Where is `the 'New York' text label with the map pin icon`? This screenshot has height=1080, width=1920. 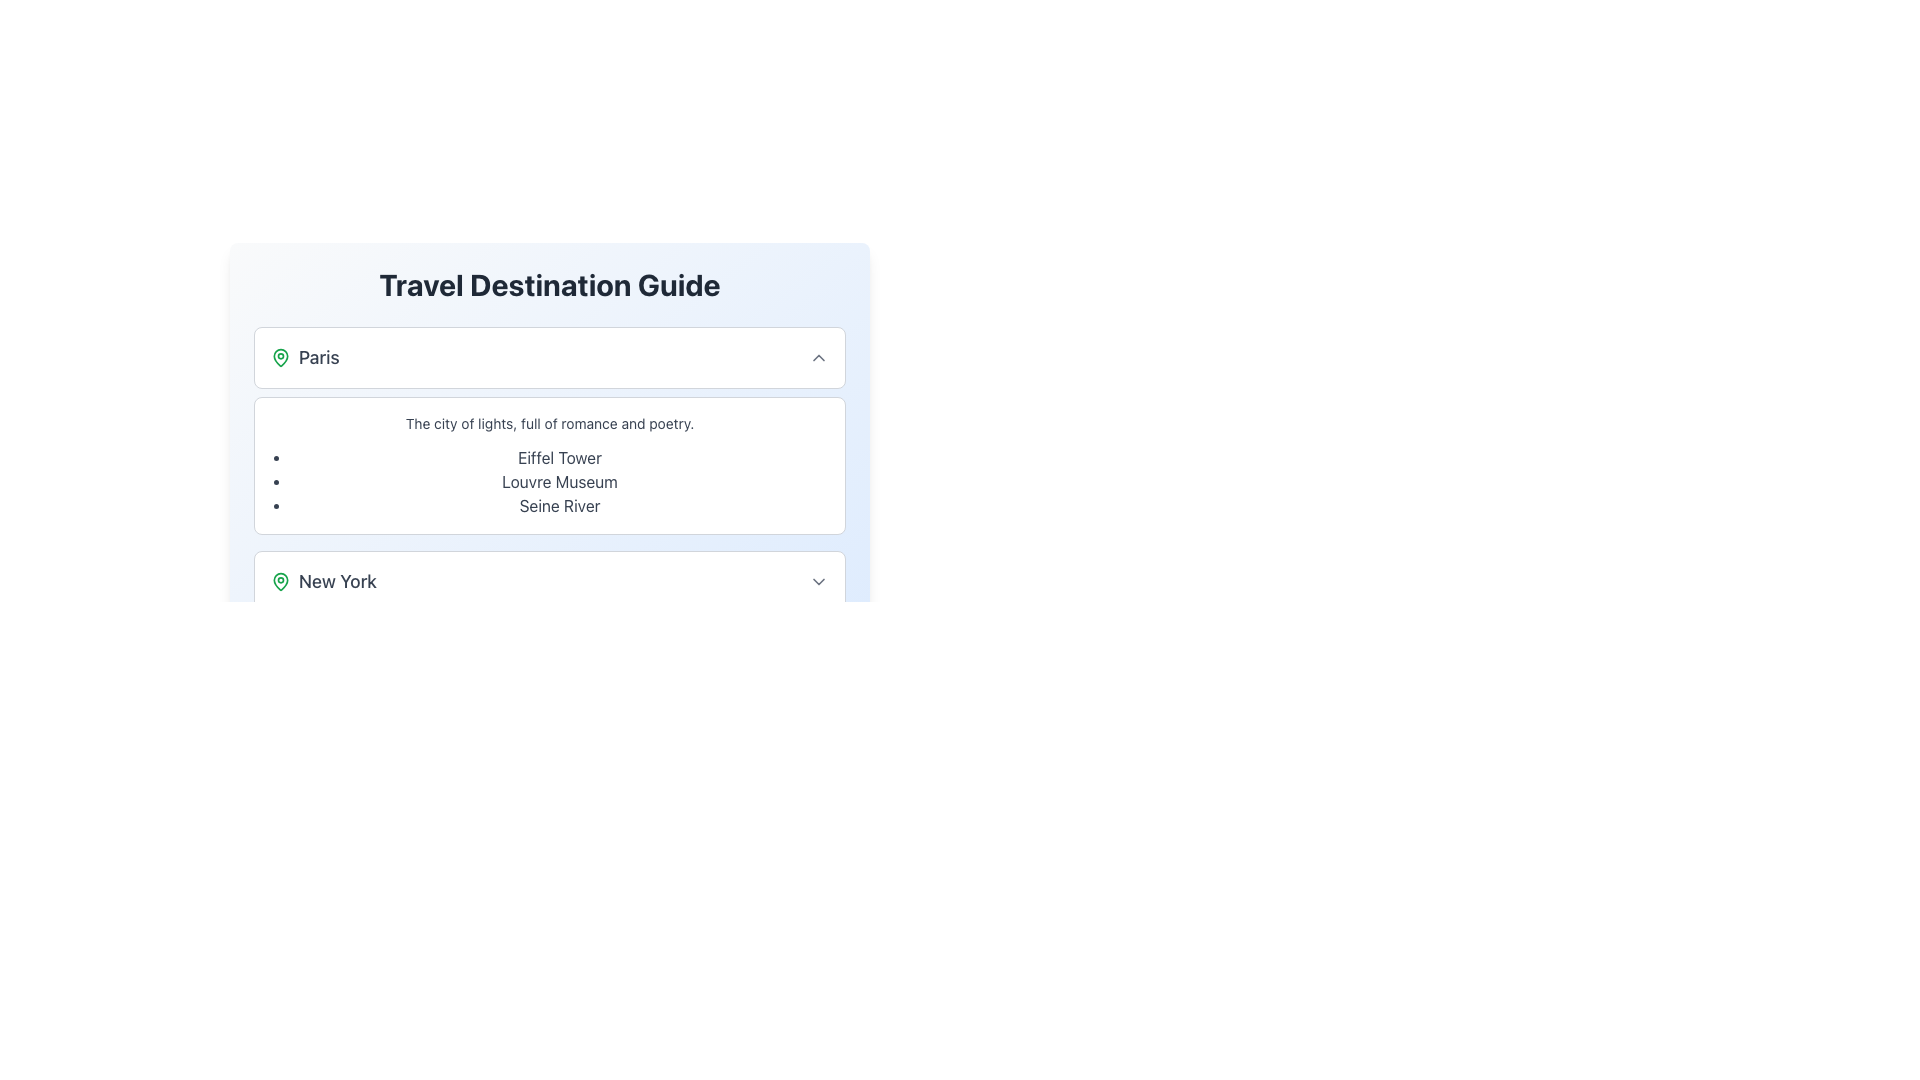 the 'New York' text label with the map pin icon is located at coordinates (323, 582).